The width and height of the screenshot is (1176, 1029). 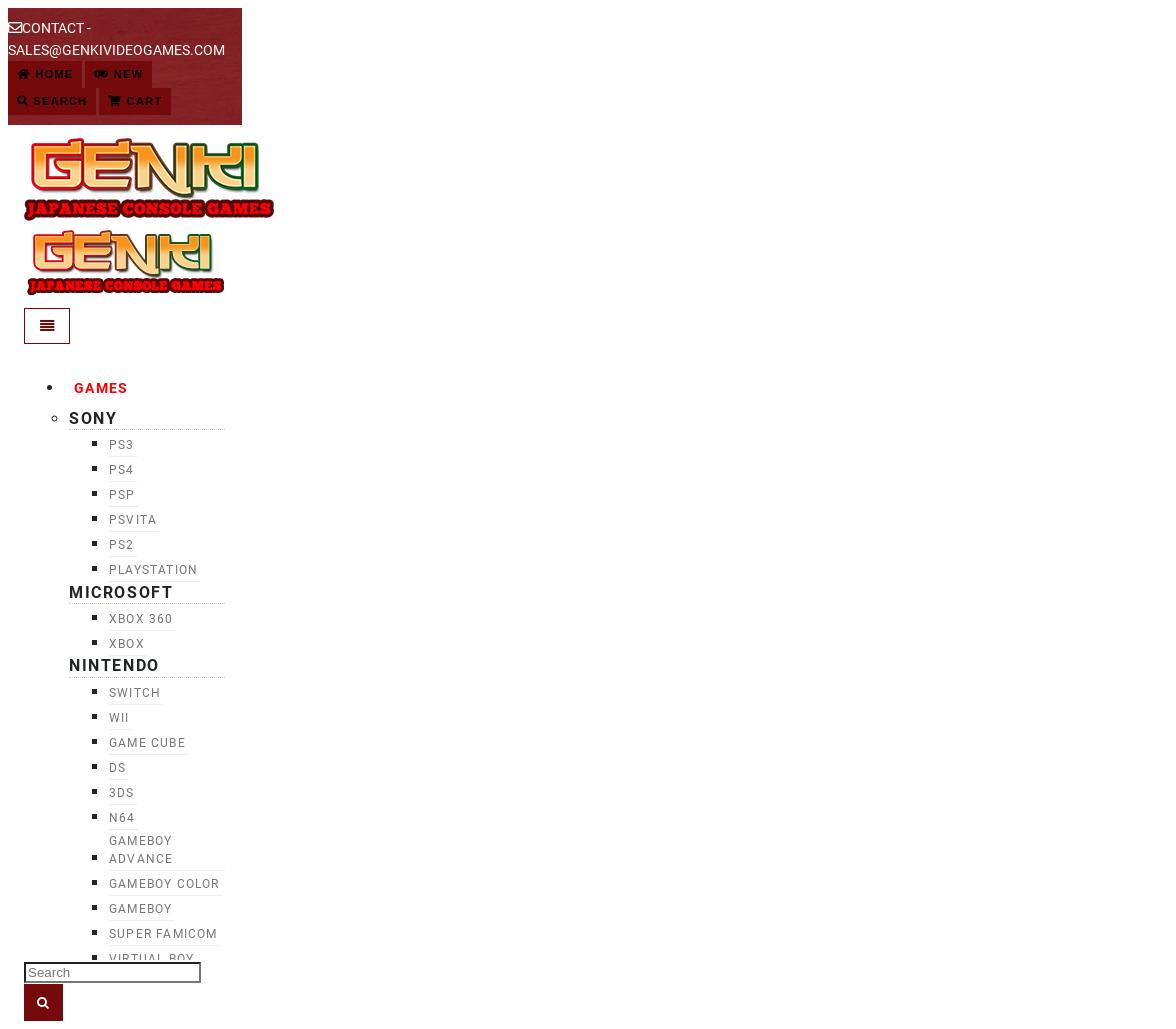 I want to click on 'PS3', so click(x=121, y=445).